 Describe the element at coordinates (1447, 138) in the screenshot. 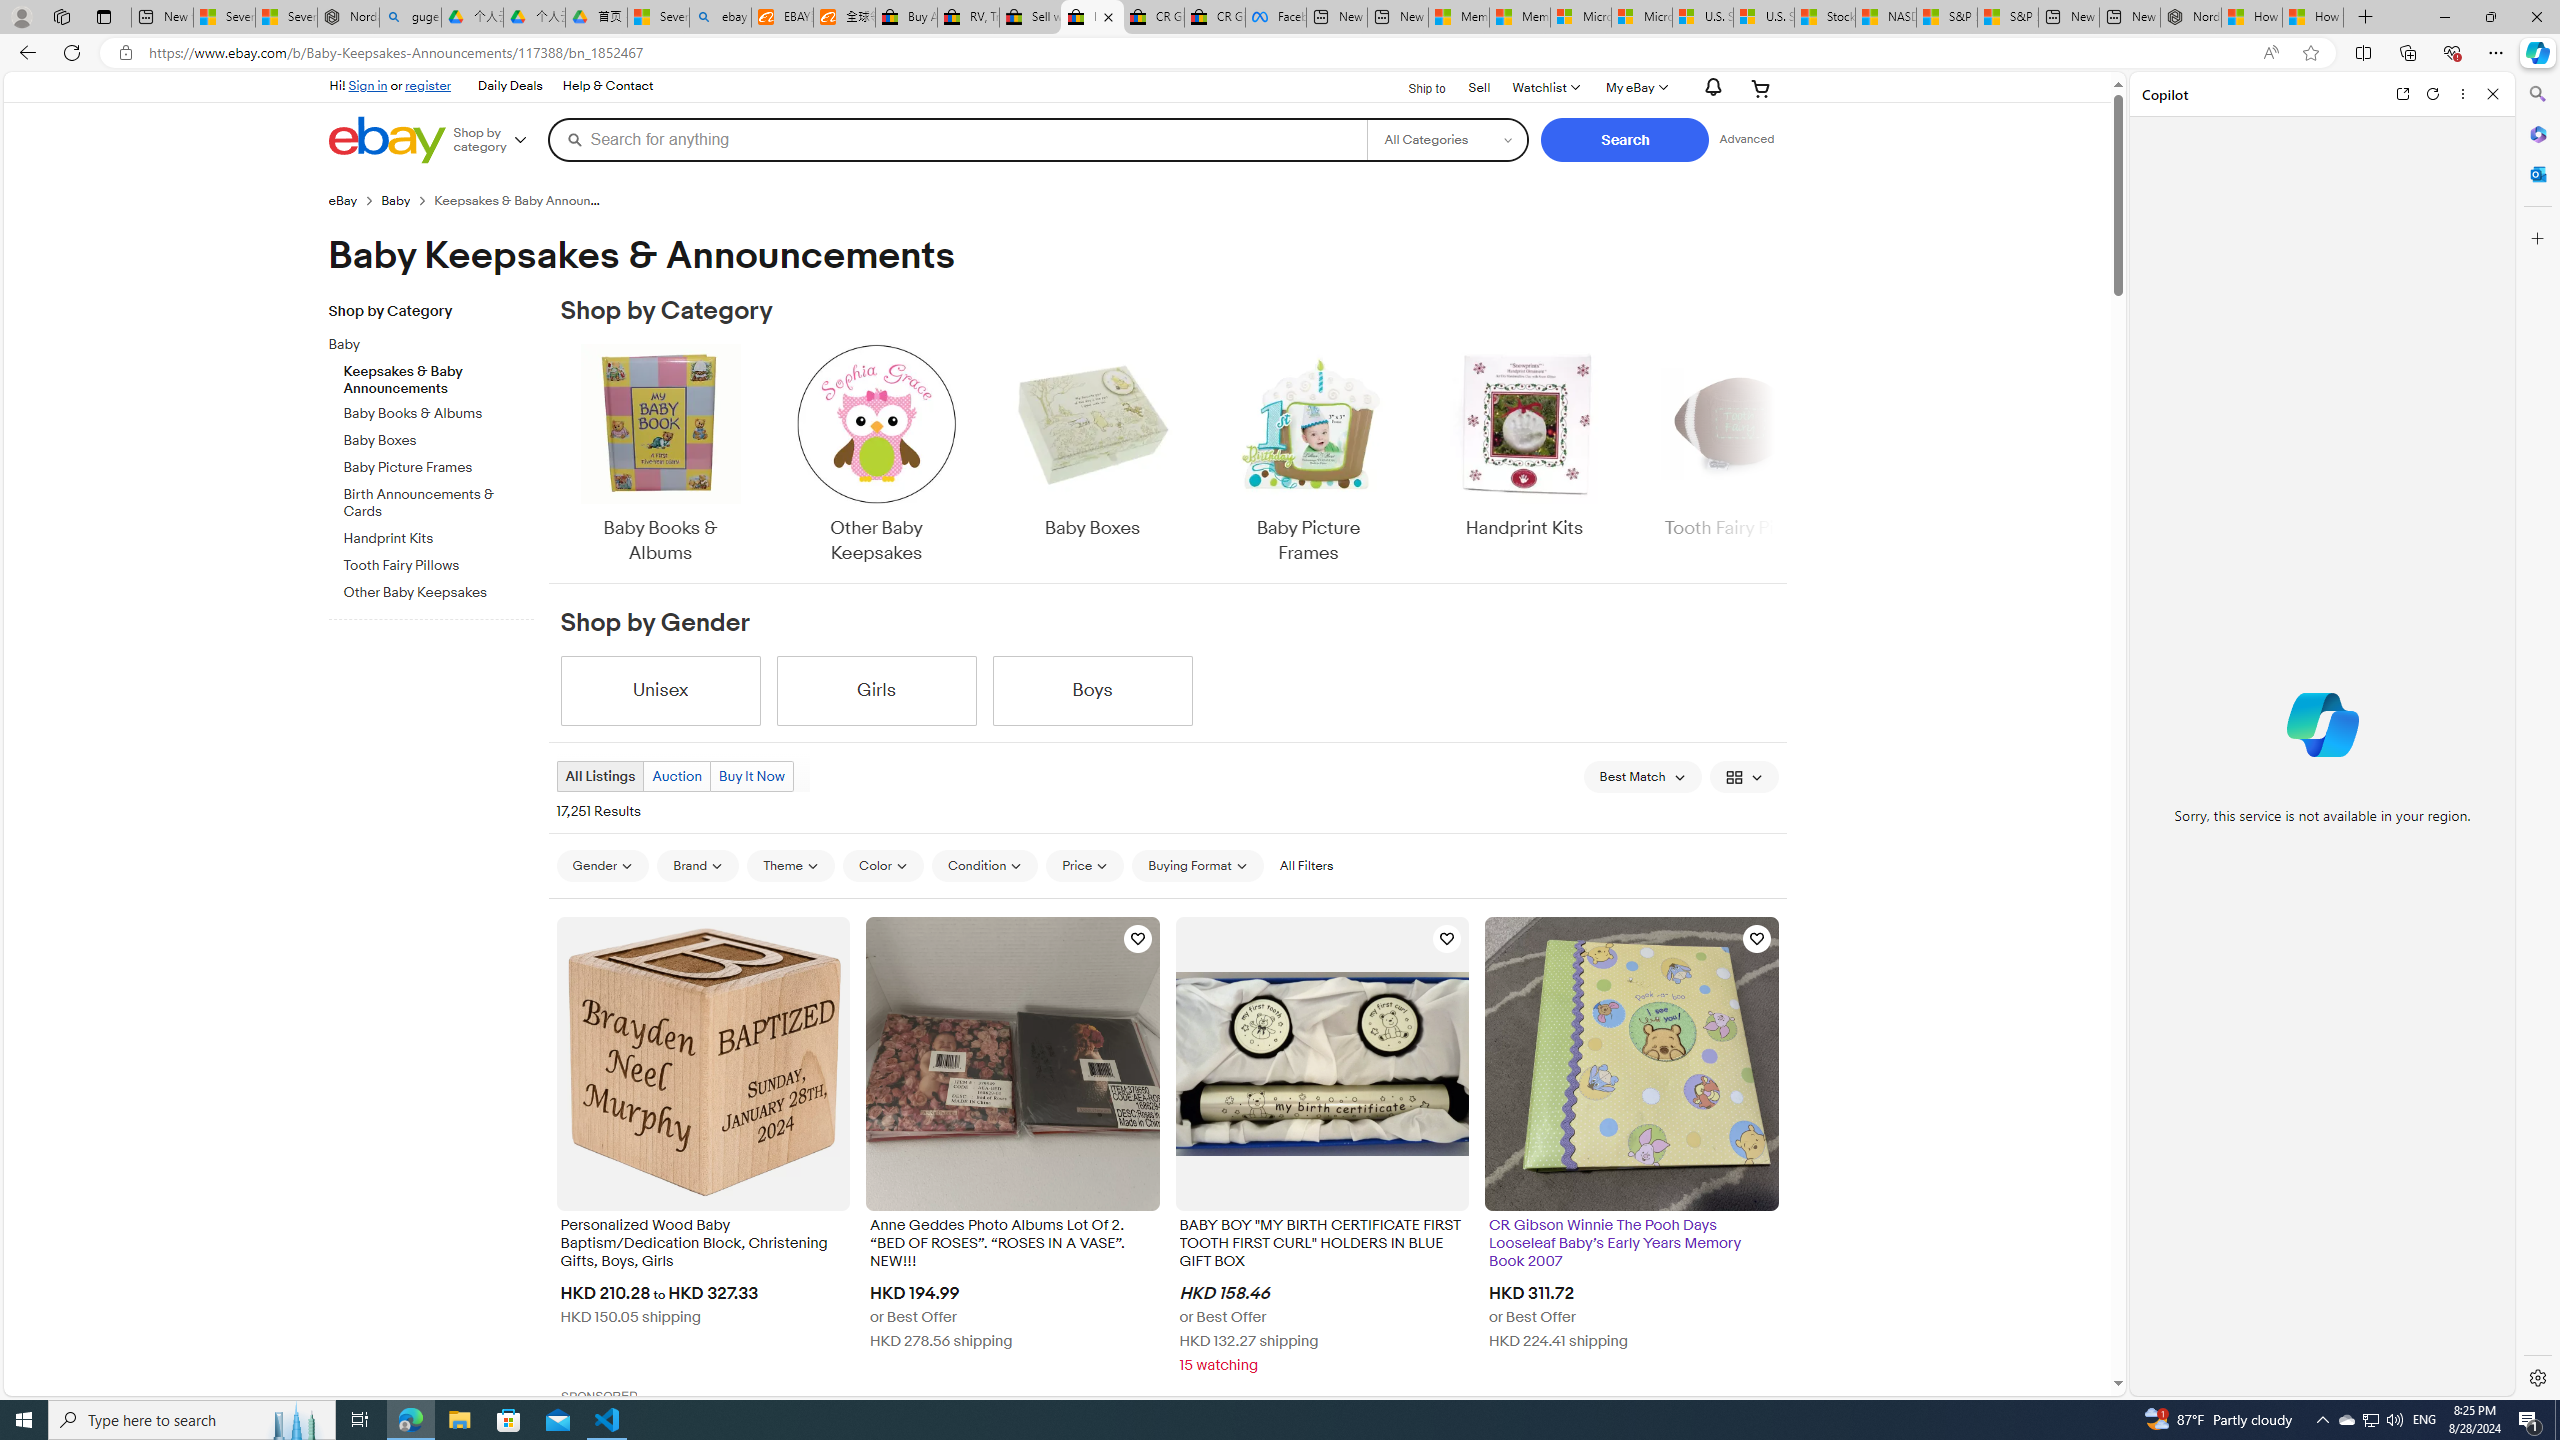

I see `'Select a category for search'` at that location.